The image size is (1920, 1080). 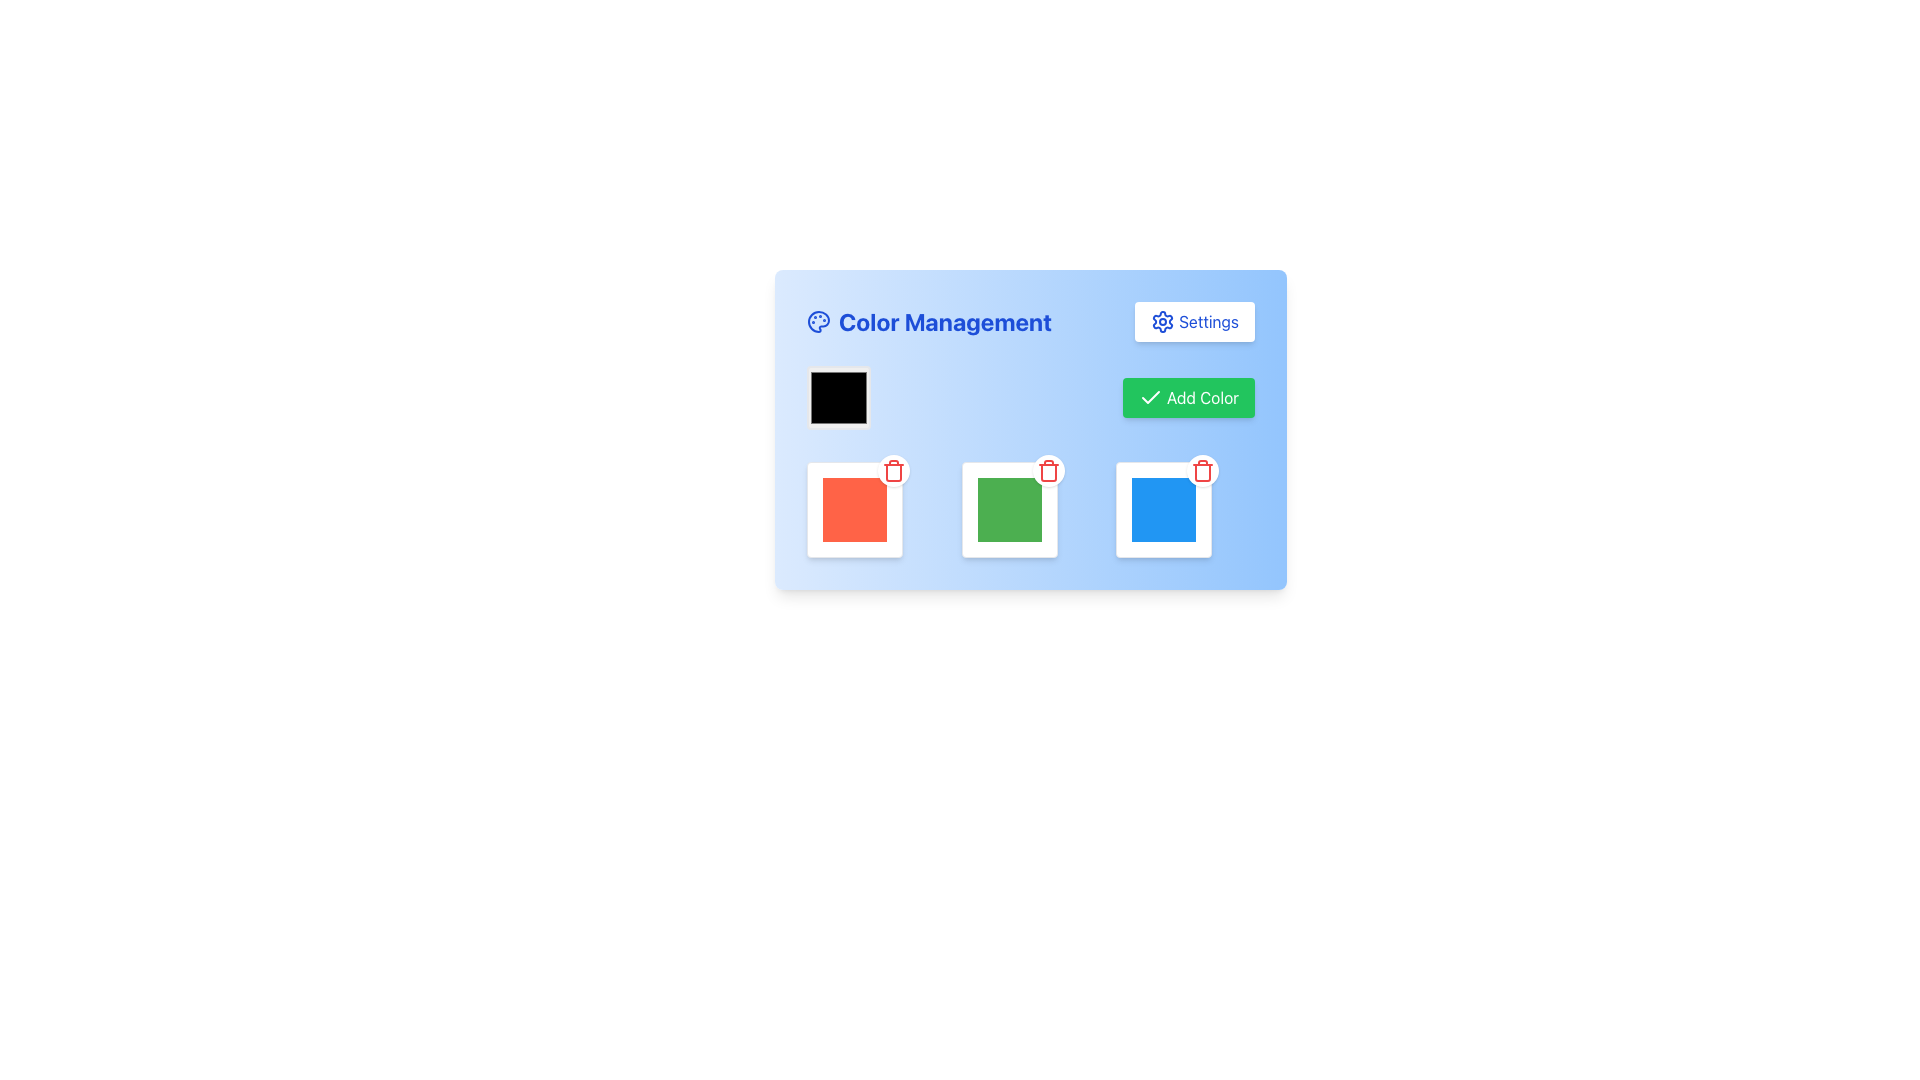 I want to click on the settings gear icon located in the top-right corner of the 'Color Management' card, so click(x=1162, y=320).